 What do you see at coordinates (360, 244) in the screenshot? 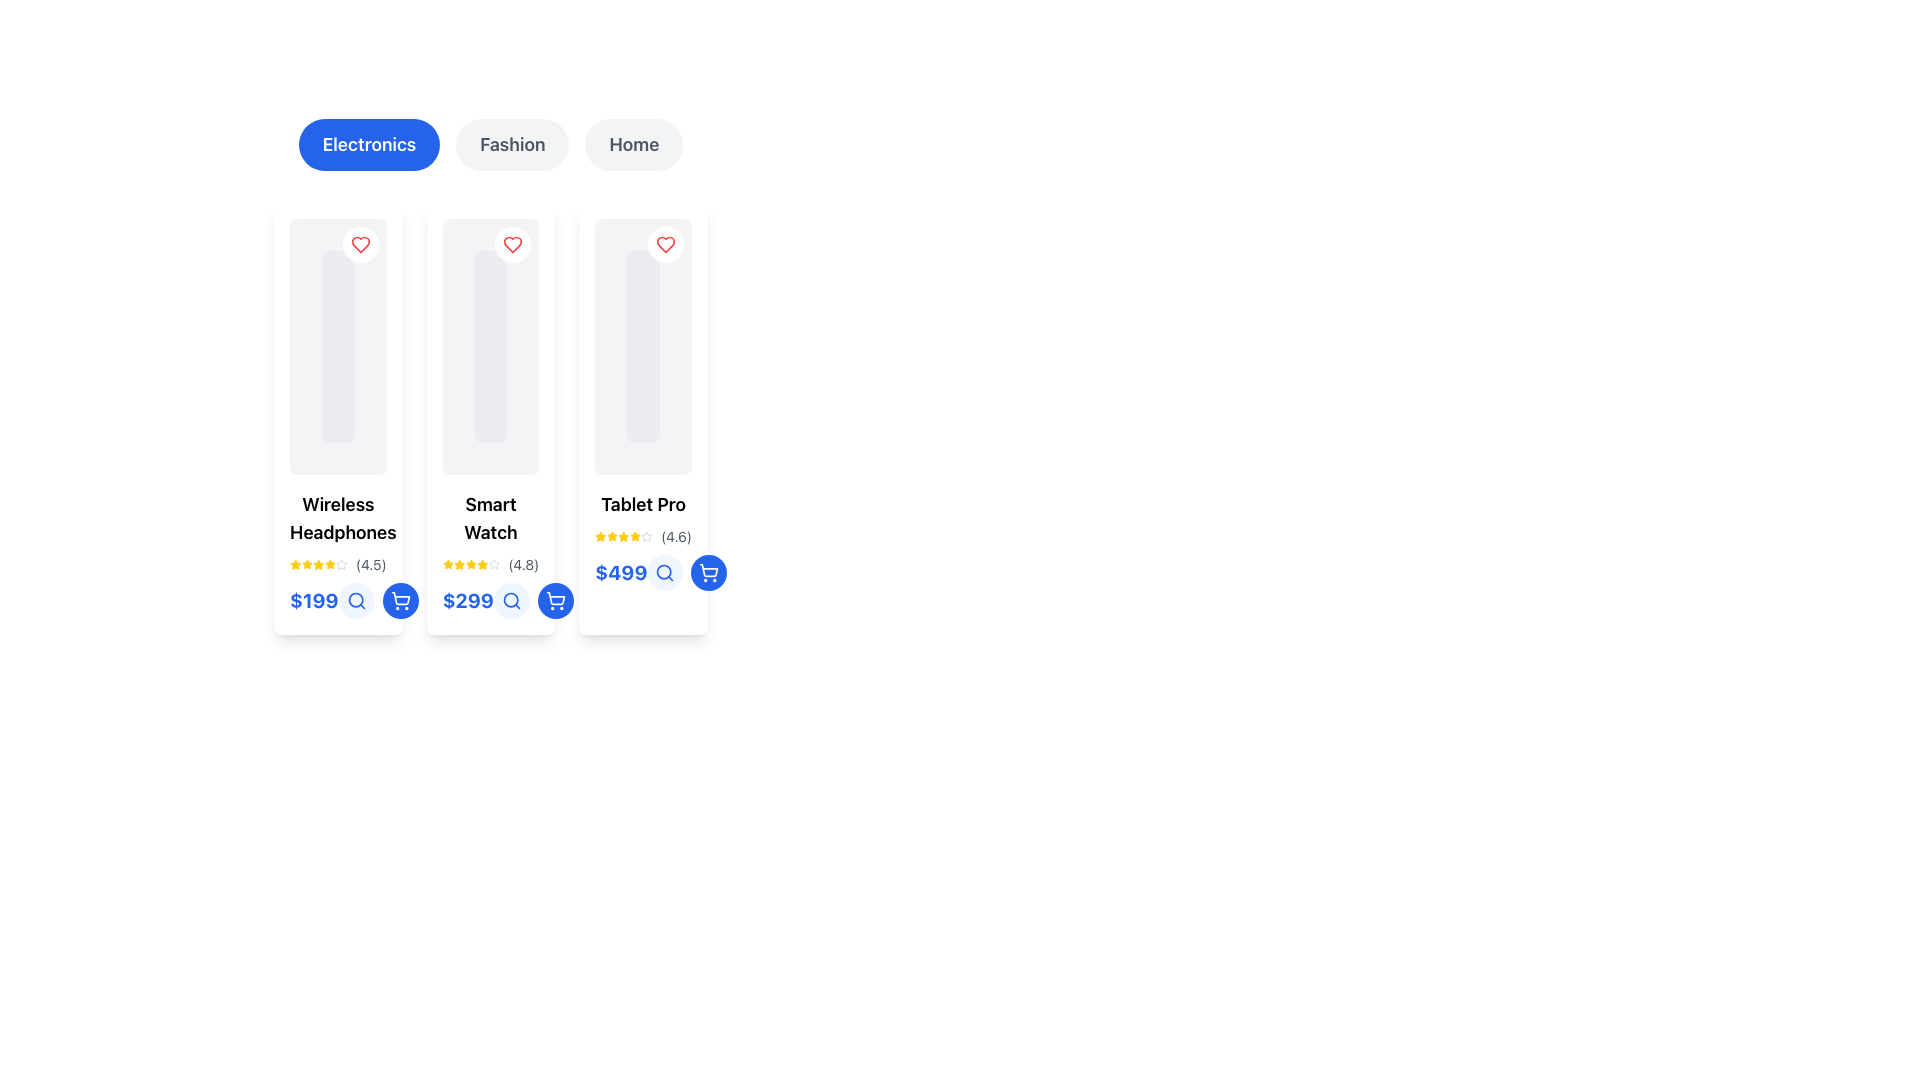
I see `the 'like' or 'favorite' button located in the top-right corner of the 'Wireless Headphones' card` at bounding box center [360, 244].